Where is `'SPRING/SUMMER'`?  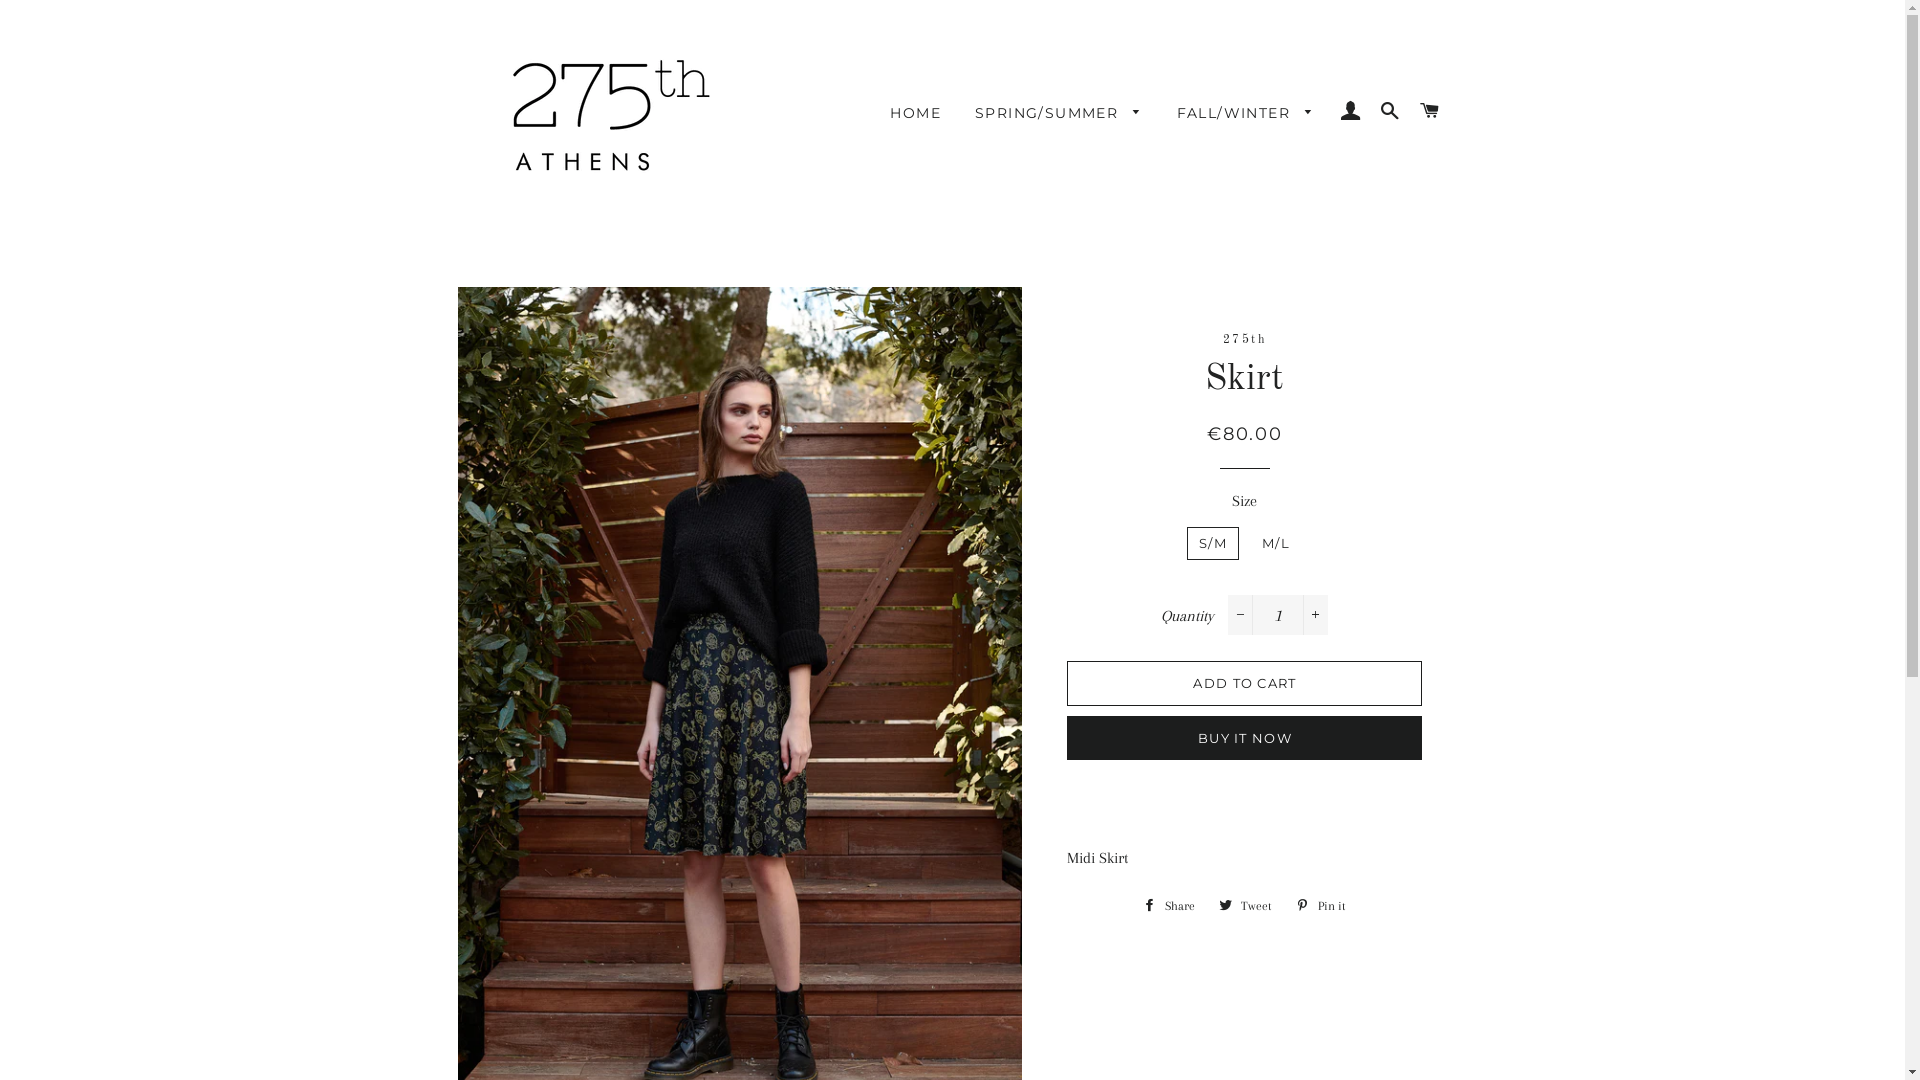
'SPRING/SUMMER' is located at coordinates (1058, 114).